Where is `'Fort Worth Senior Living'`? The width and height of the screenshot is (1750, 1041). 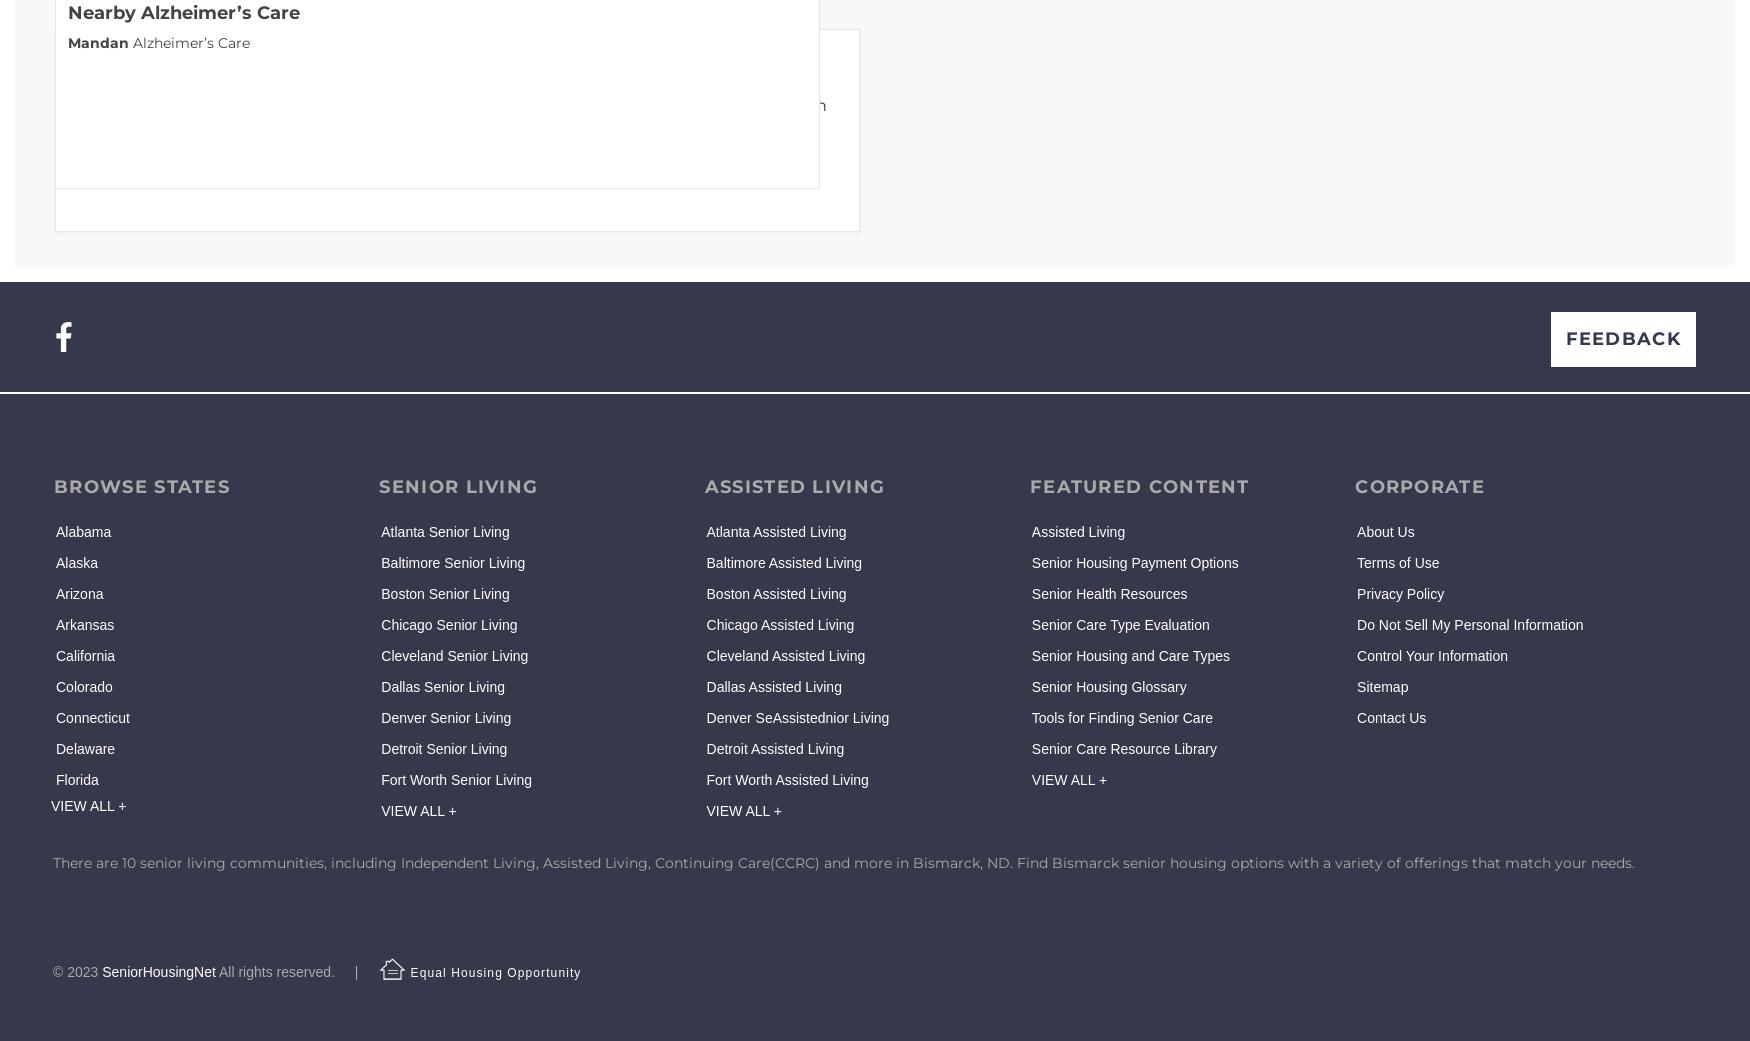
'Fort Worth Senior Living' is located at coordinates (379, 780).